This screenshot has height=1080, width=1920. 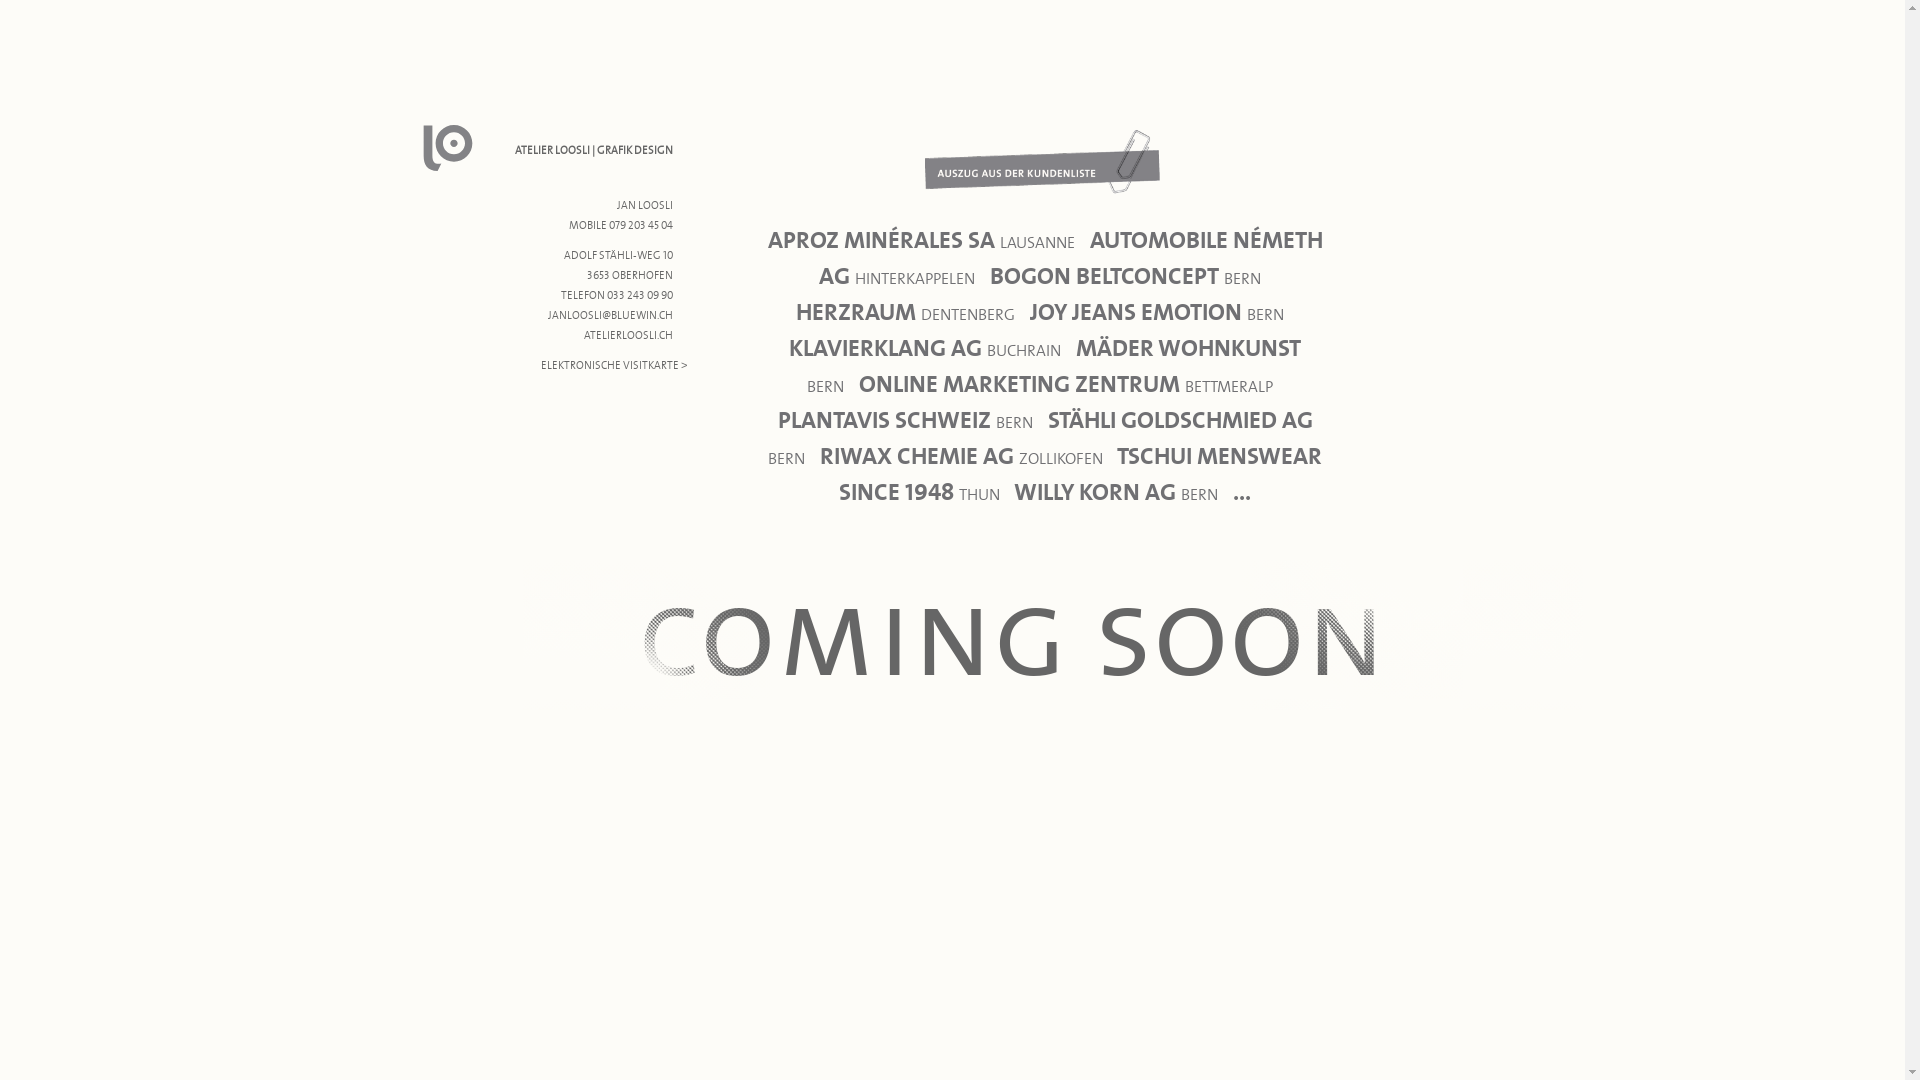 What do you see at coordinates (613, 365) in the screenshot?
I see `'ELEKTRONISCHE VISITKARTE >'` at bounding box center [613, 365].